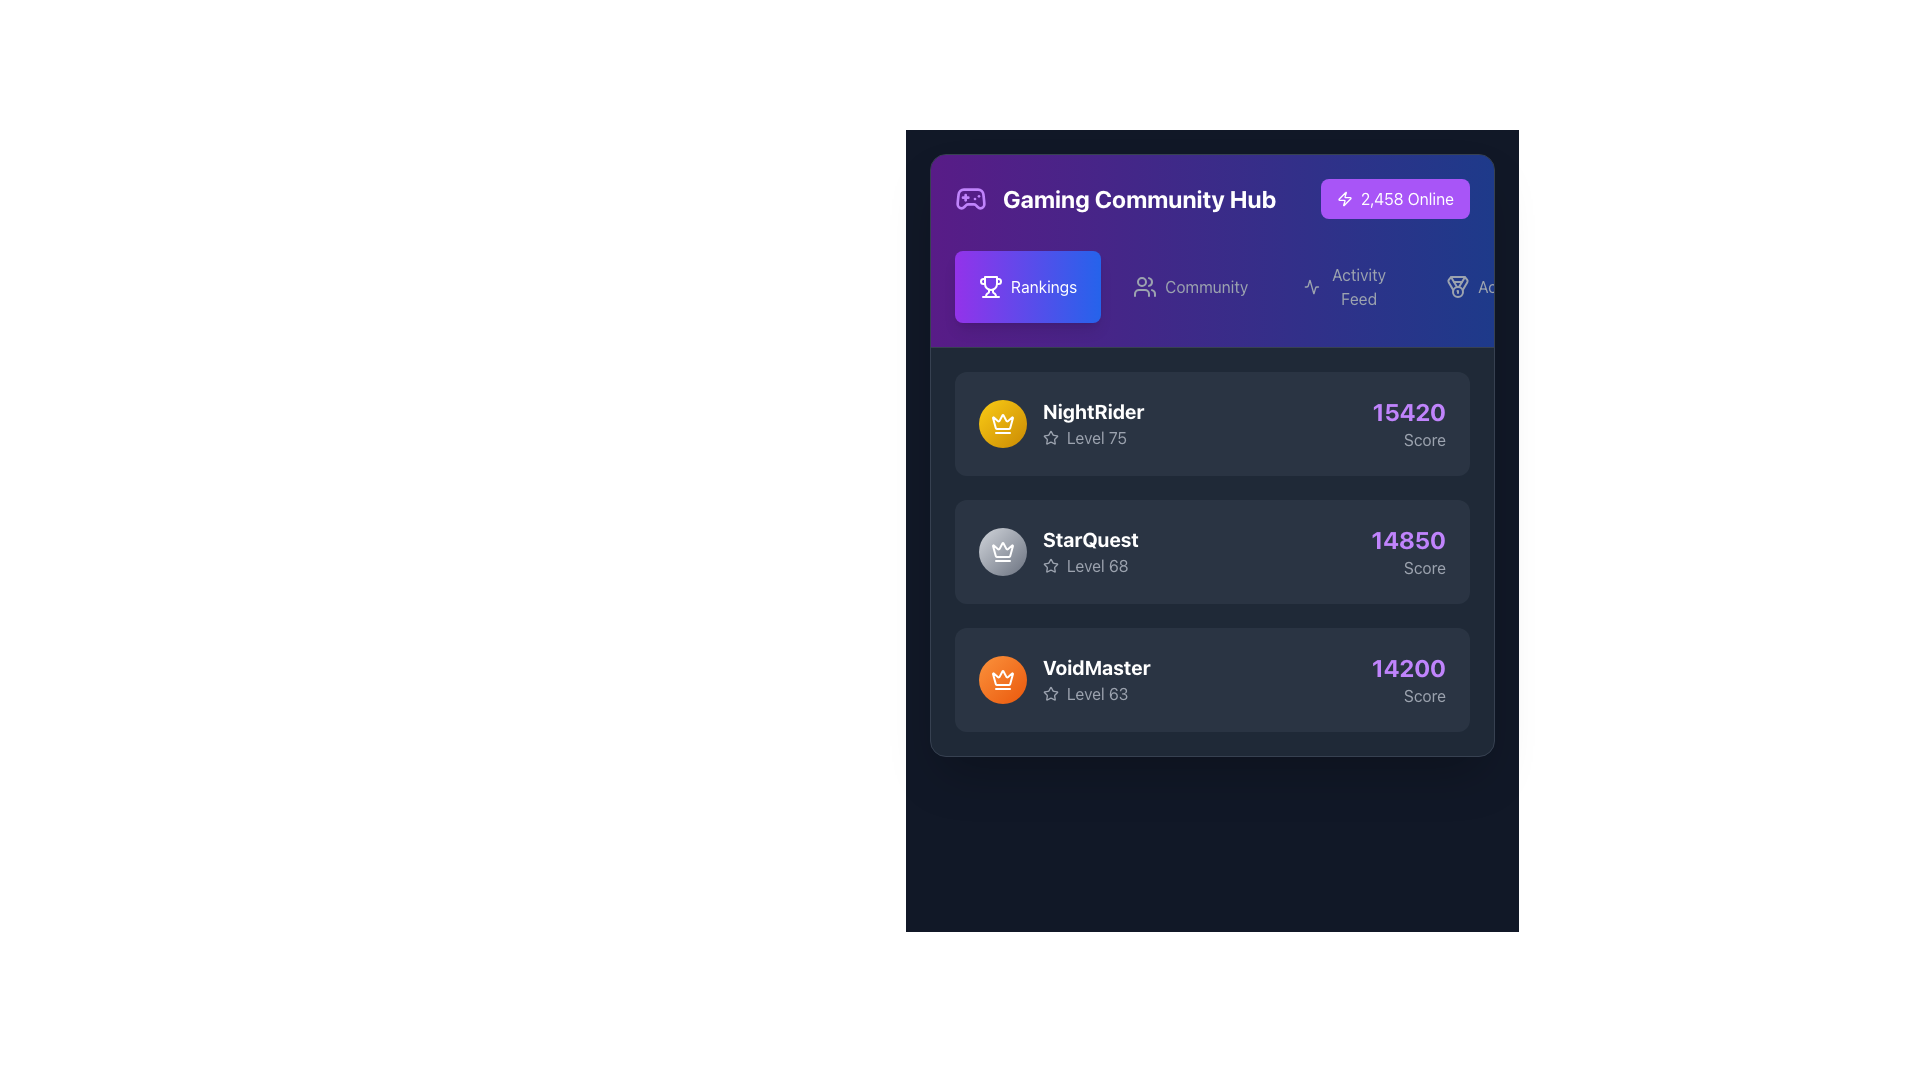  Describe the element at coordinates (1027, 286) in the screenshot. I see `the leftmost navigation button` at that location.